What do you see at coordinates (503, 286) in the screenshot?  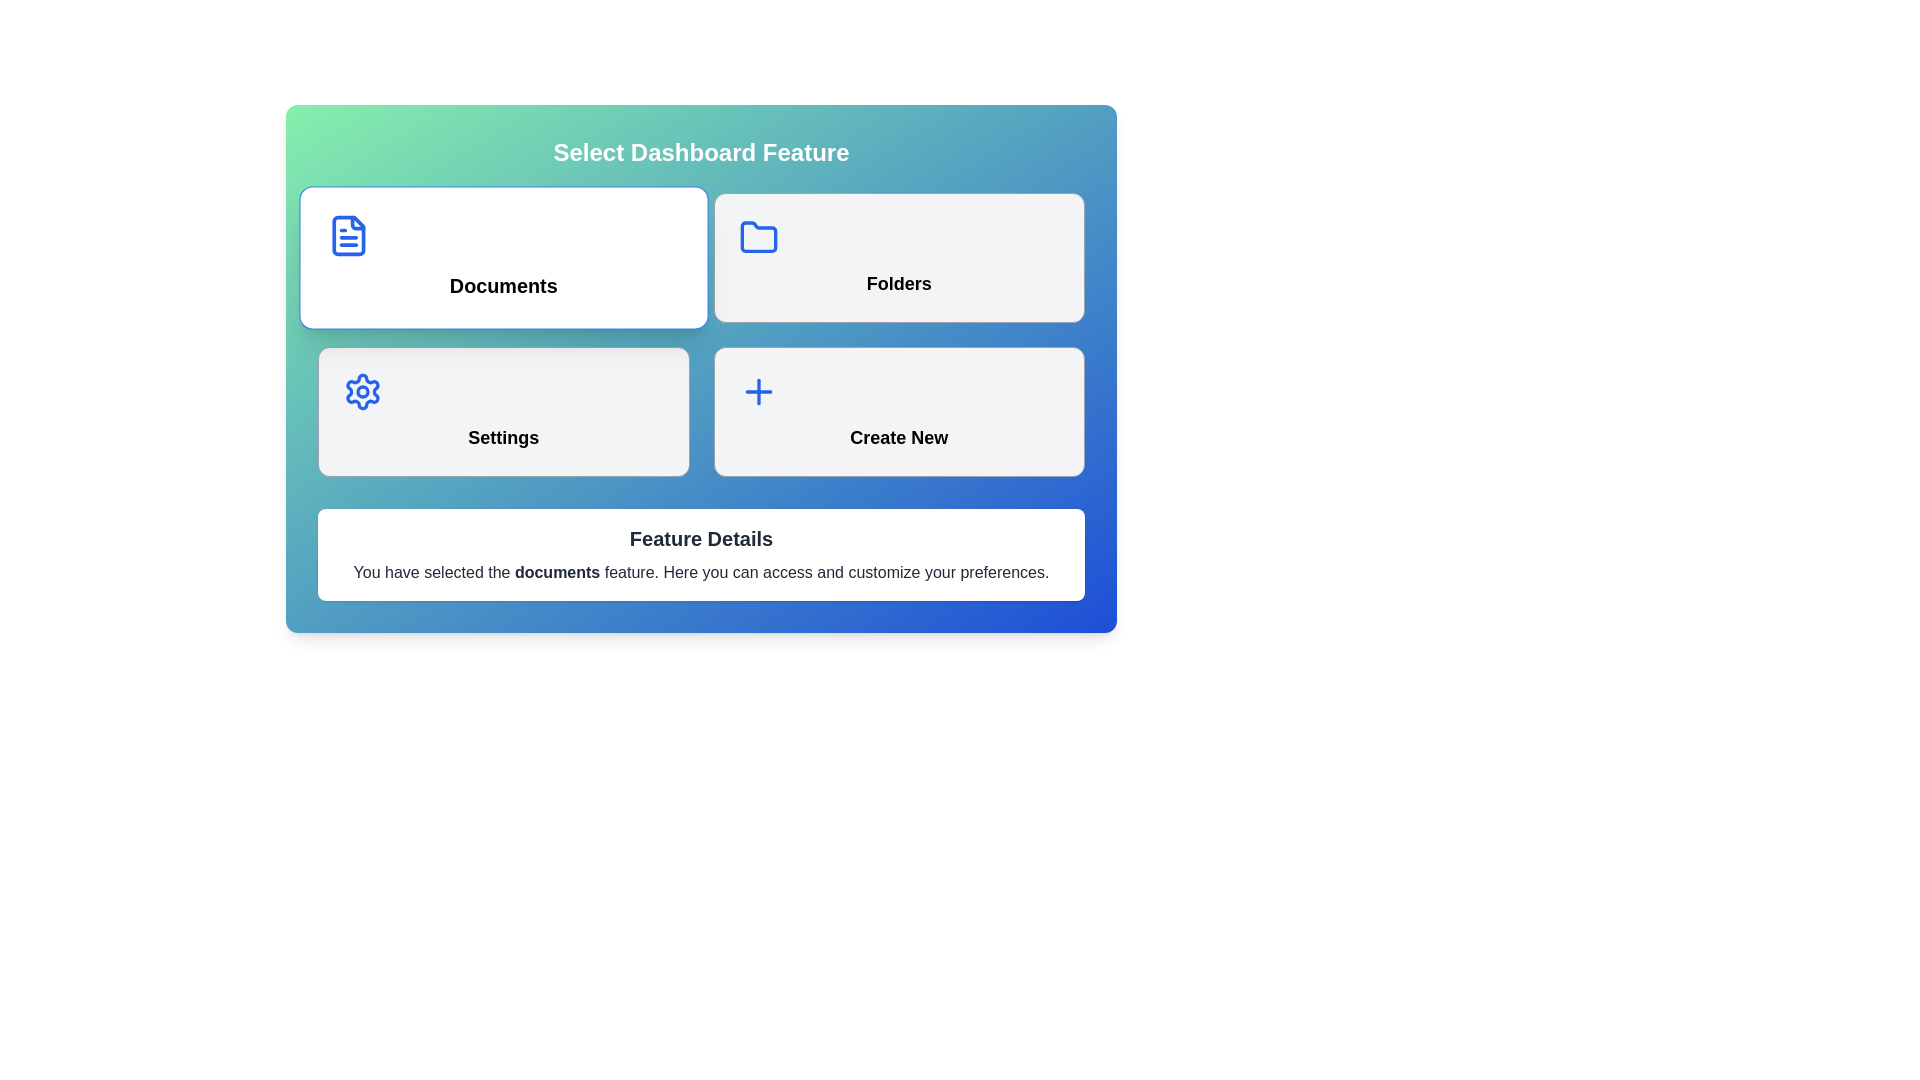 I see `the text label located below the blue file icon in the 'Documents' card, which provides context for the associated feature` at bounding box center [503, 286].